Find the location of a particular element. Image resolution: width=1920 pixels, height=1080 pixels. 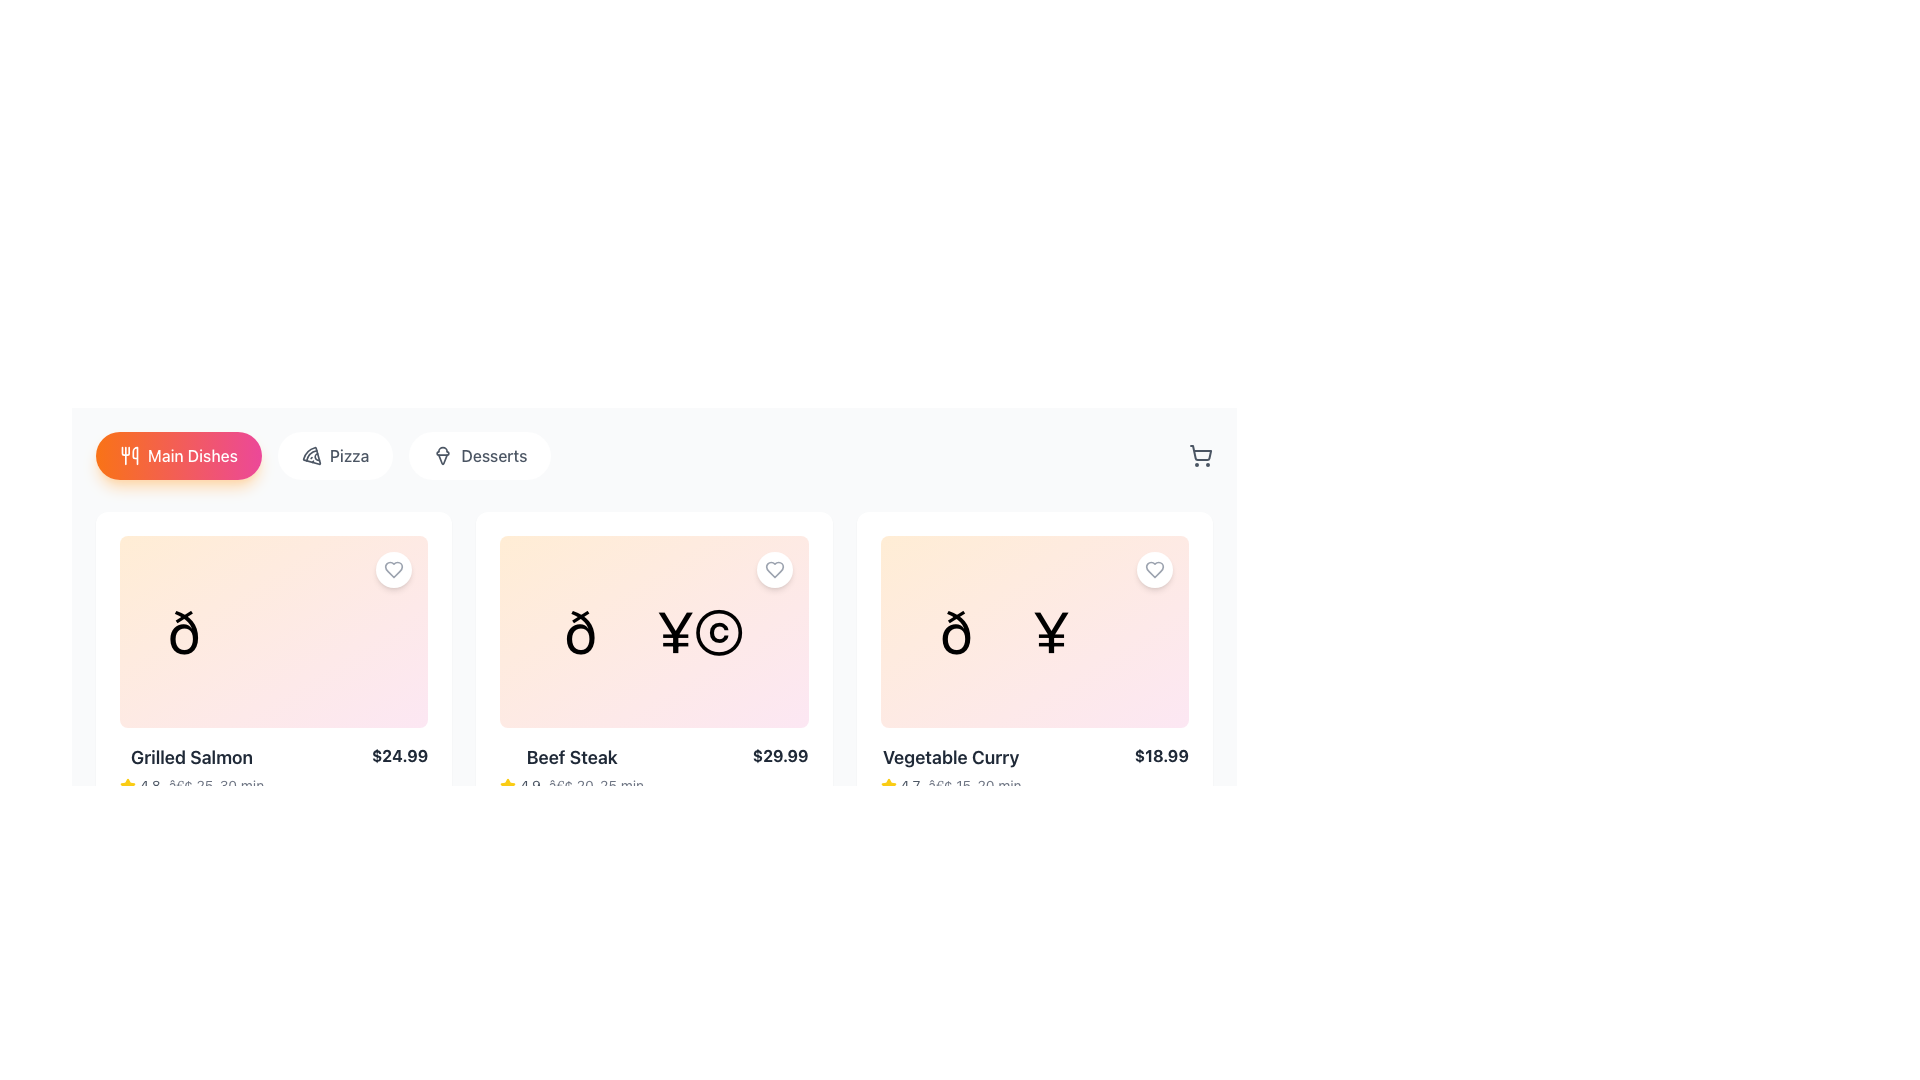

the 'Pizza' text label is located at coordinates (349, 455).